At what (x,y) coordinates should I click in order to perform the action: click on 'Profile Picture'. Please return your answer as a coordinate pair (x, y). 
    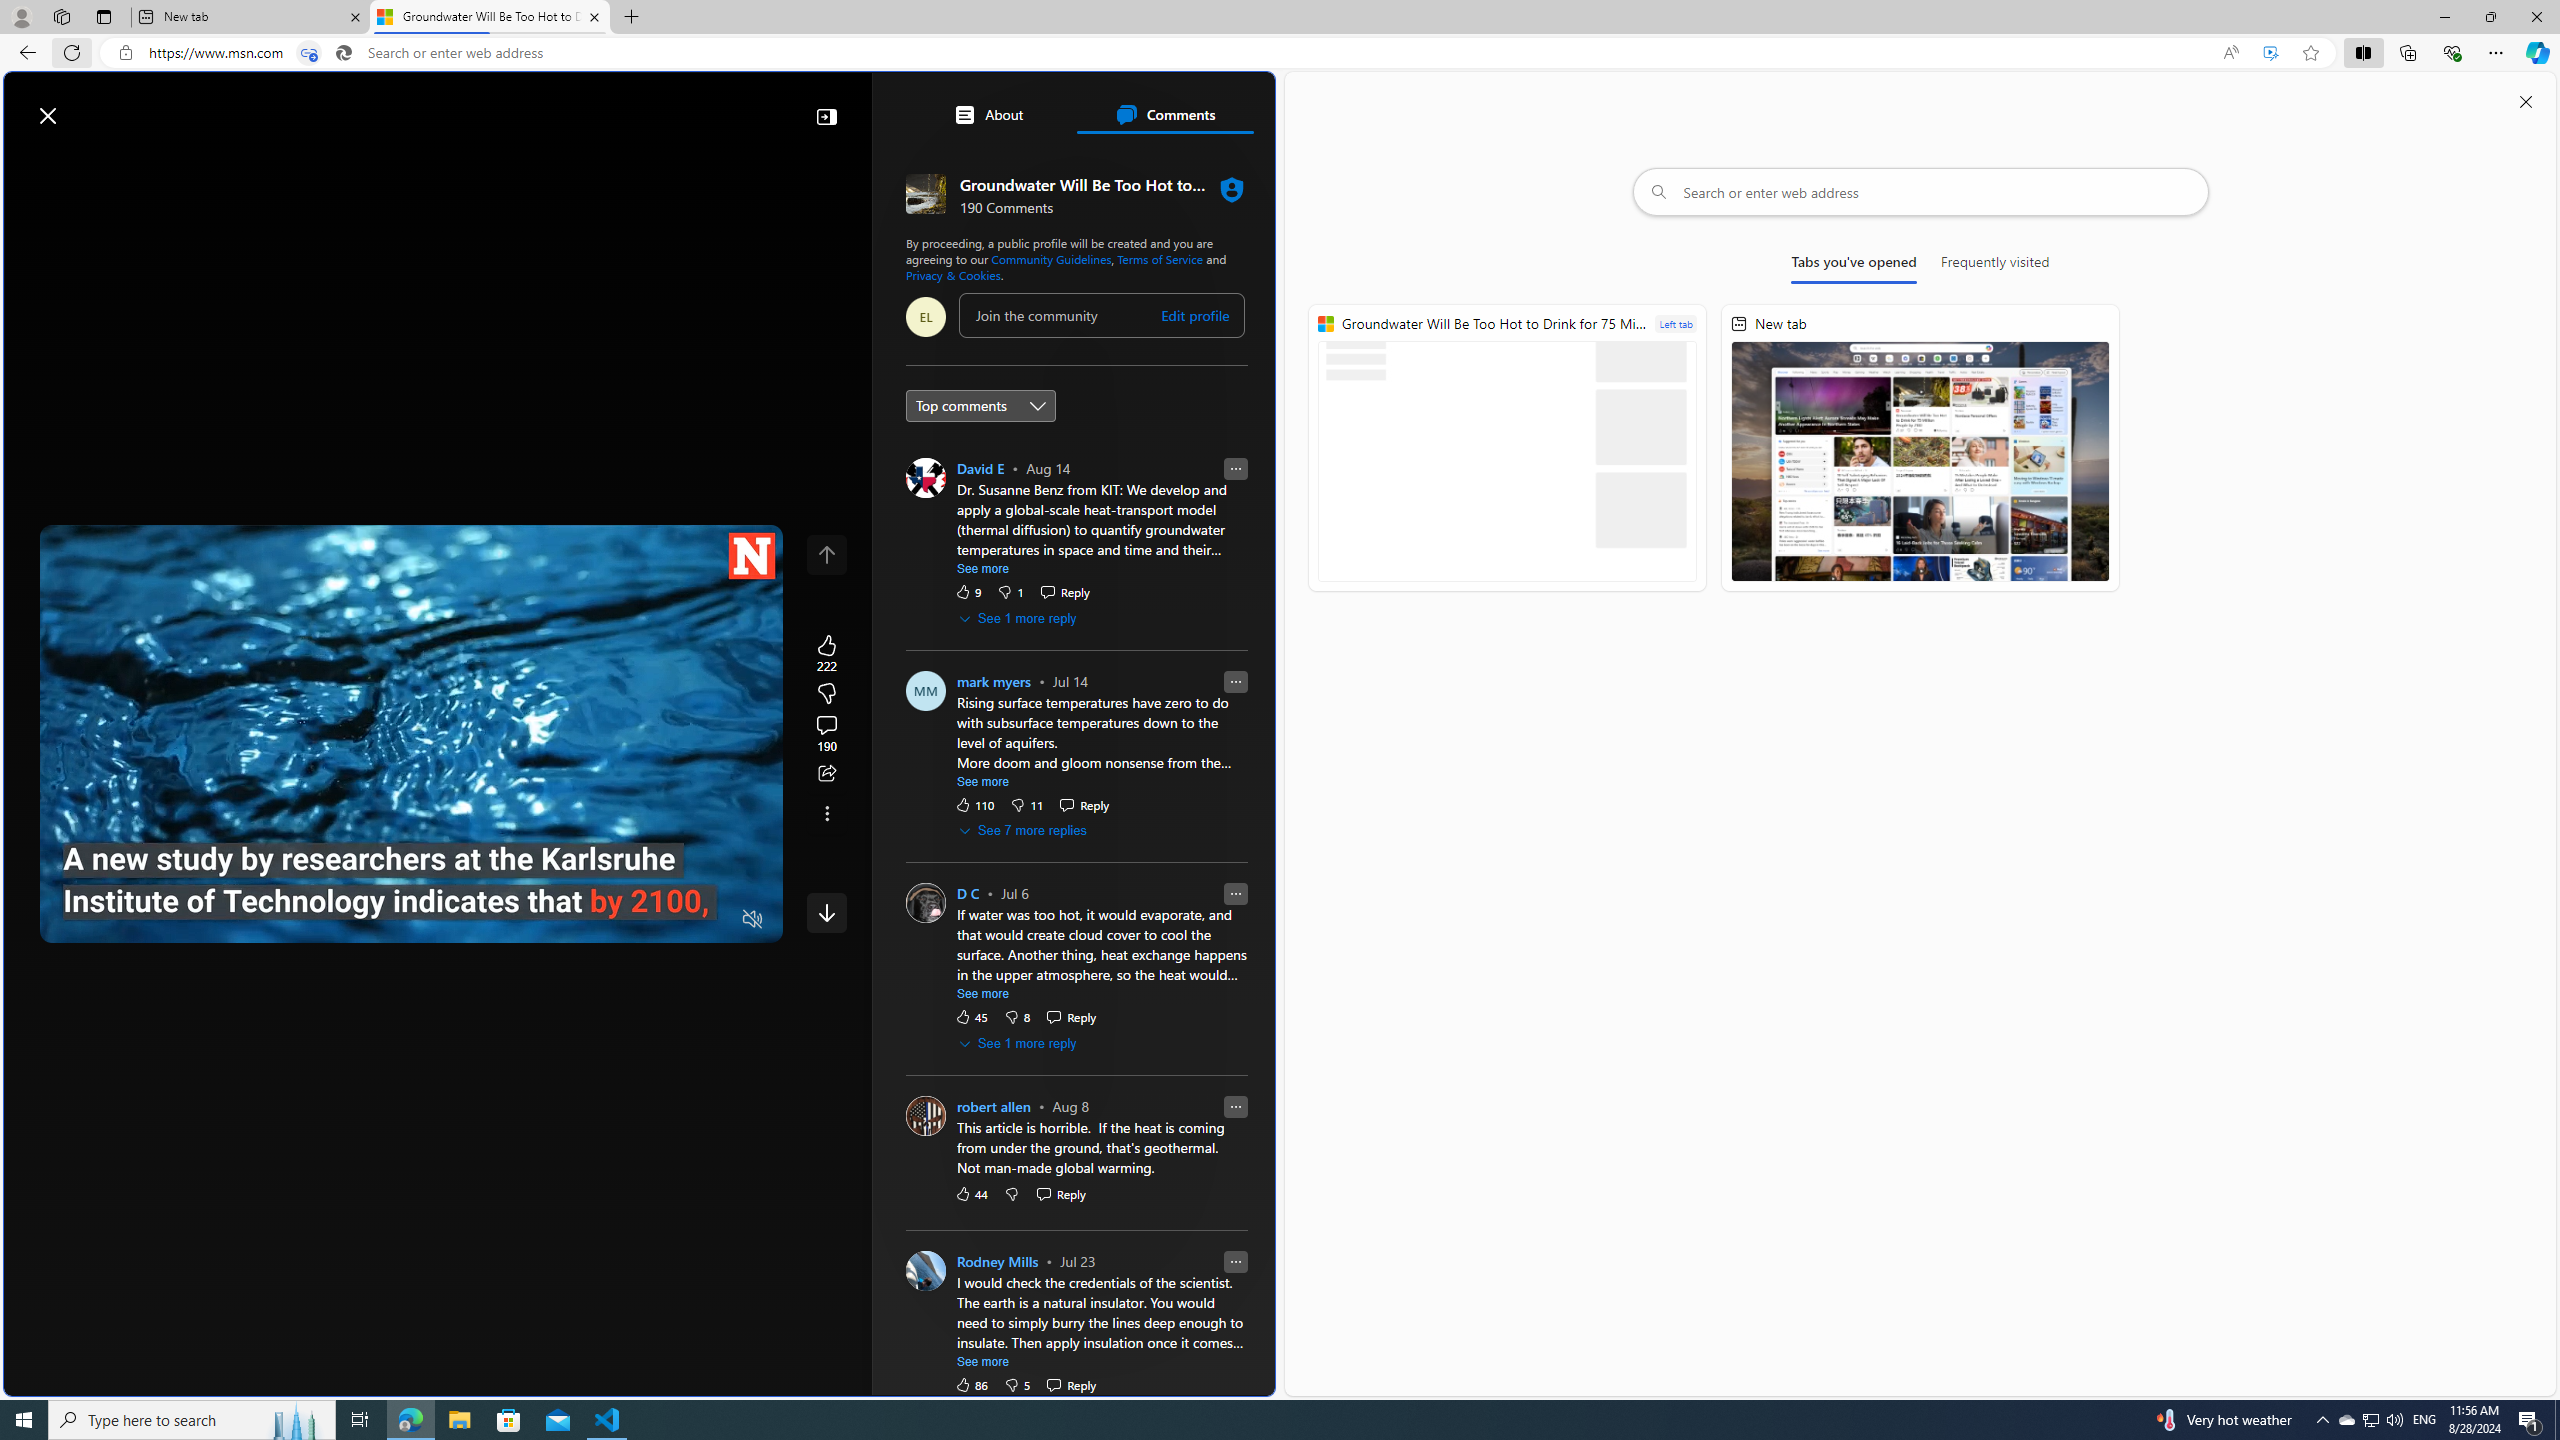
    Looking at the image, I should click on (925, 1269).